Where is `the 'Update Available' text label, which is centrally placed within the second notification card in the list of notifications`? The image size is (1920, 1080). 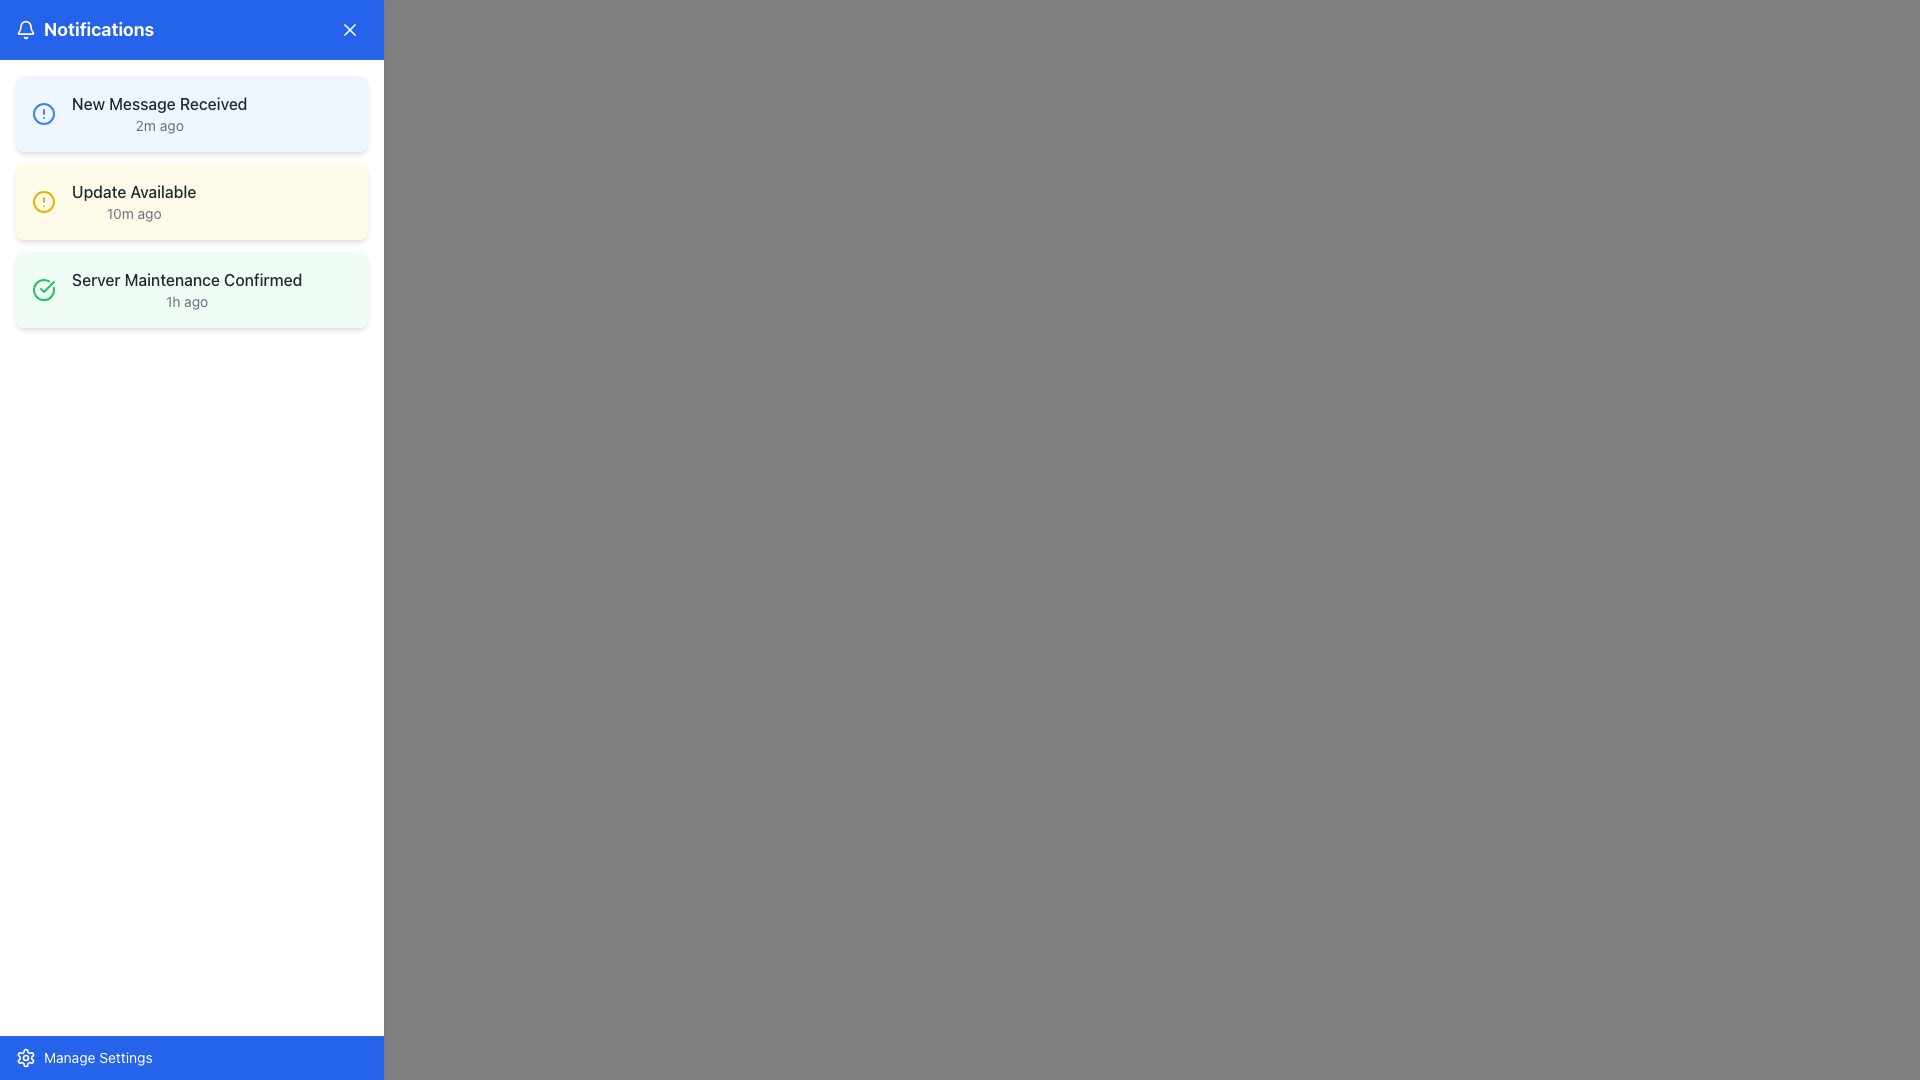
the 'Update Available' text label, which is centrally placed within the second notification card in the list of notifications is located at coordinates (133, 192).